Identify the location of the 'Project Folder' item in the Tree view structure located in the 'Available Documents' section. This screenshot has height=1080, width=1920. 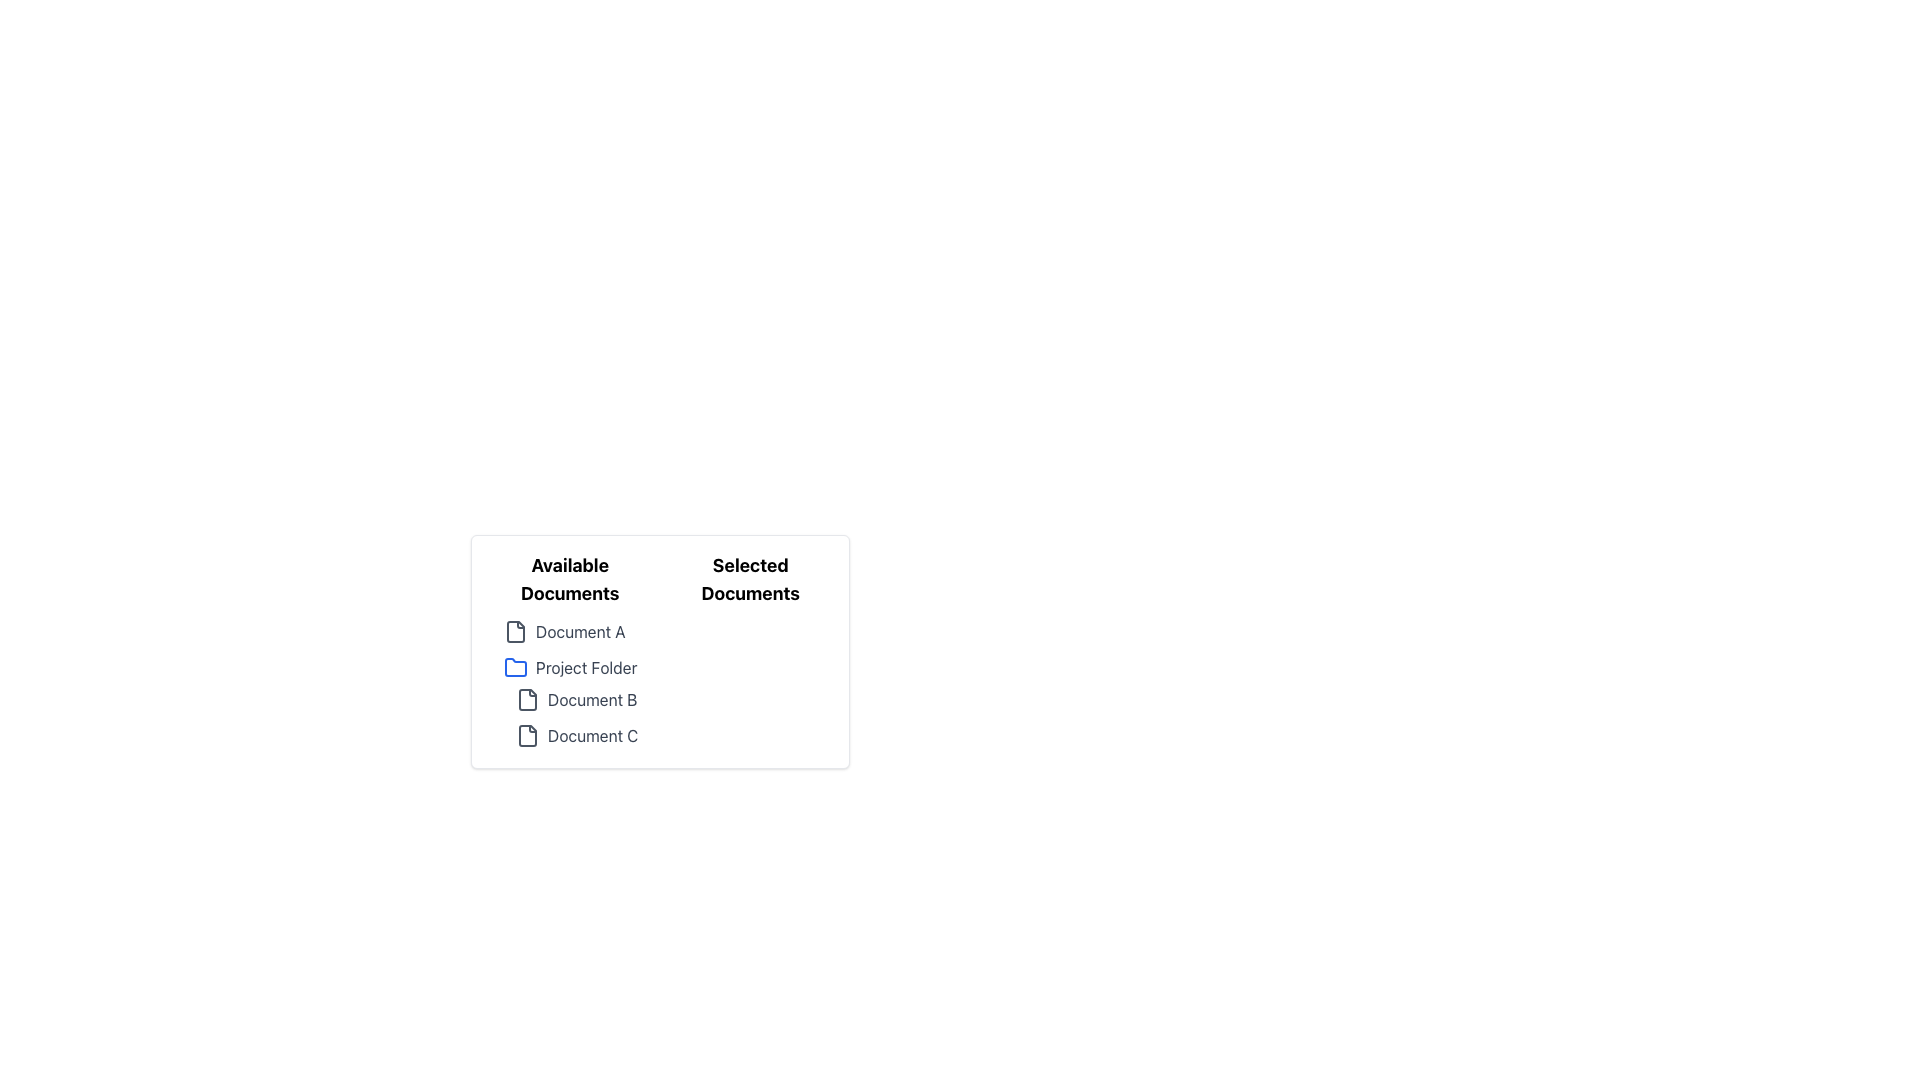
(569, 682).